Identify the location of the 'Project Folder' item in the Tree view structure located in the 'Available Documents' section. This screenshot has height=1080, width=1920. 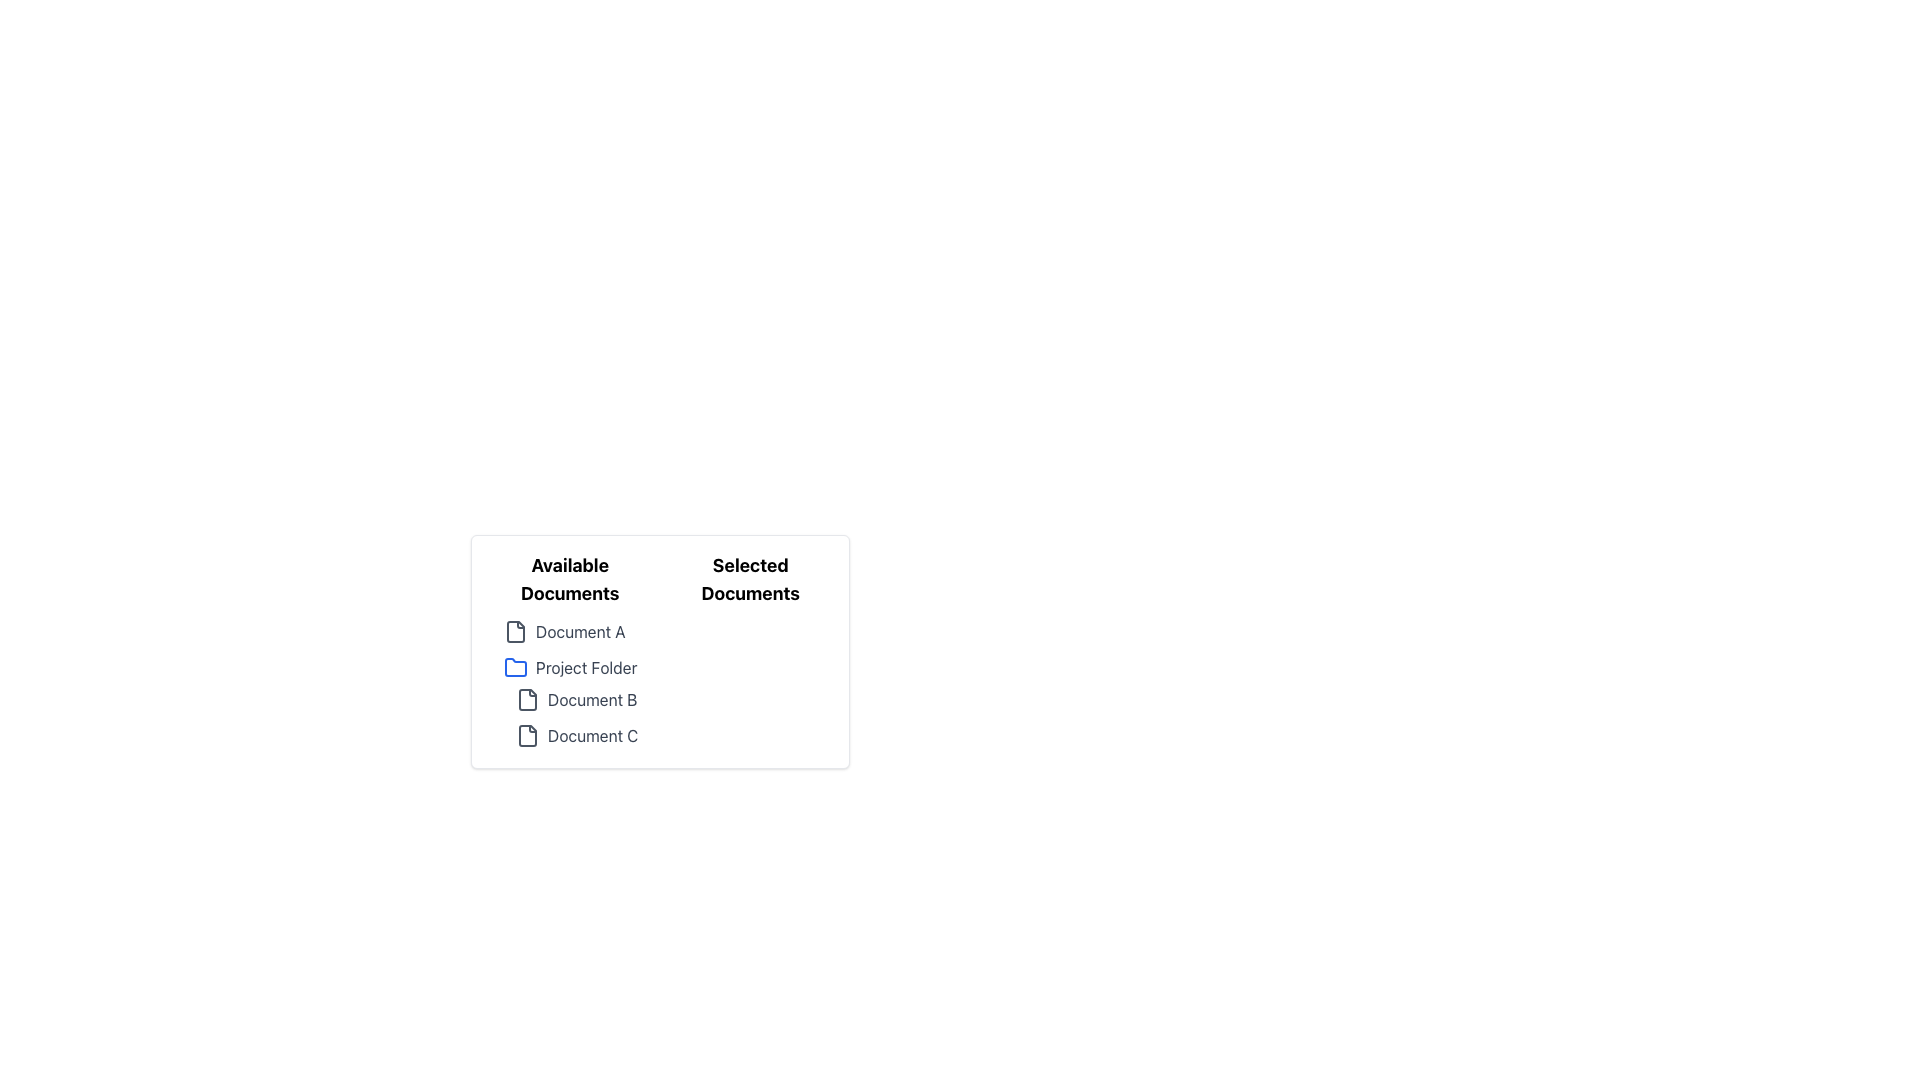
(569, 682).